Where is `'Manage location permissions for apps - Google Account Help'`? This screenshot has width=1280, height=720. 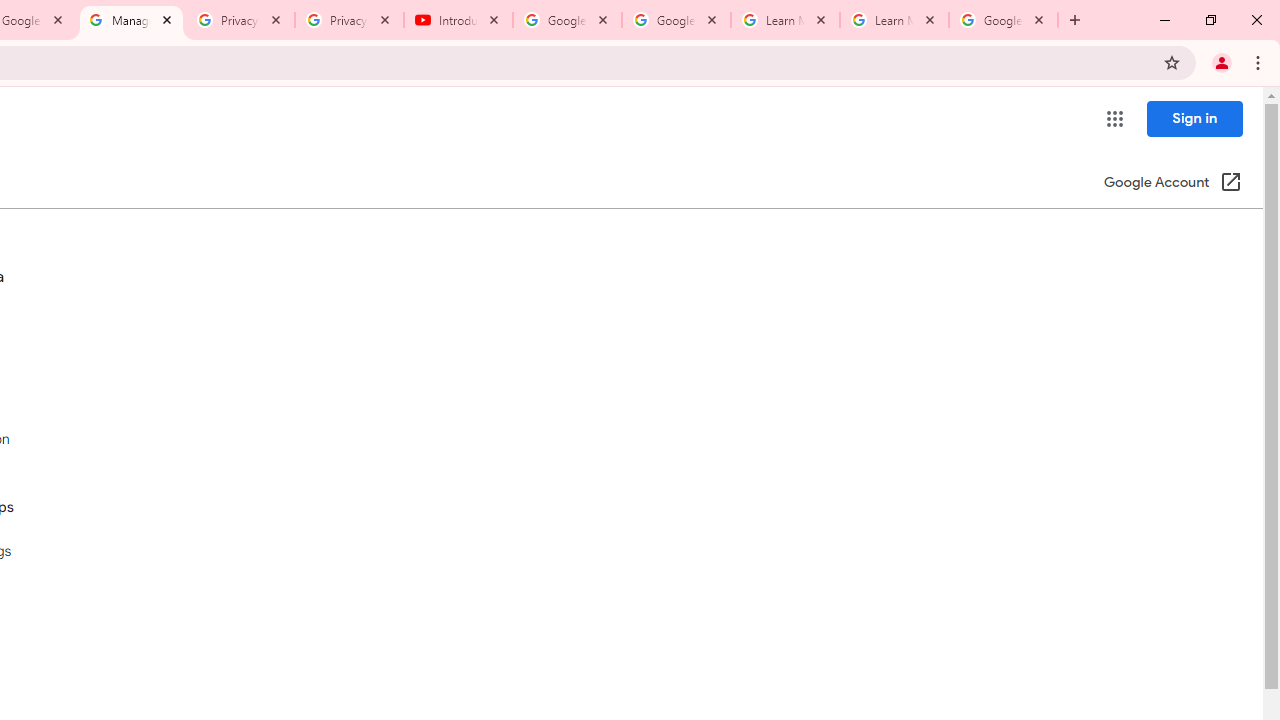
'Manage location permissions for apps - Google Account Help' is located at coordinates (130, 20).